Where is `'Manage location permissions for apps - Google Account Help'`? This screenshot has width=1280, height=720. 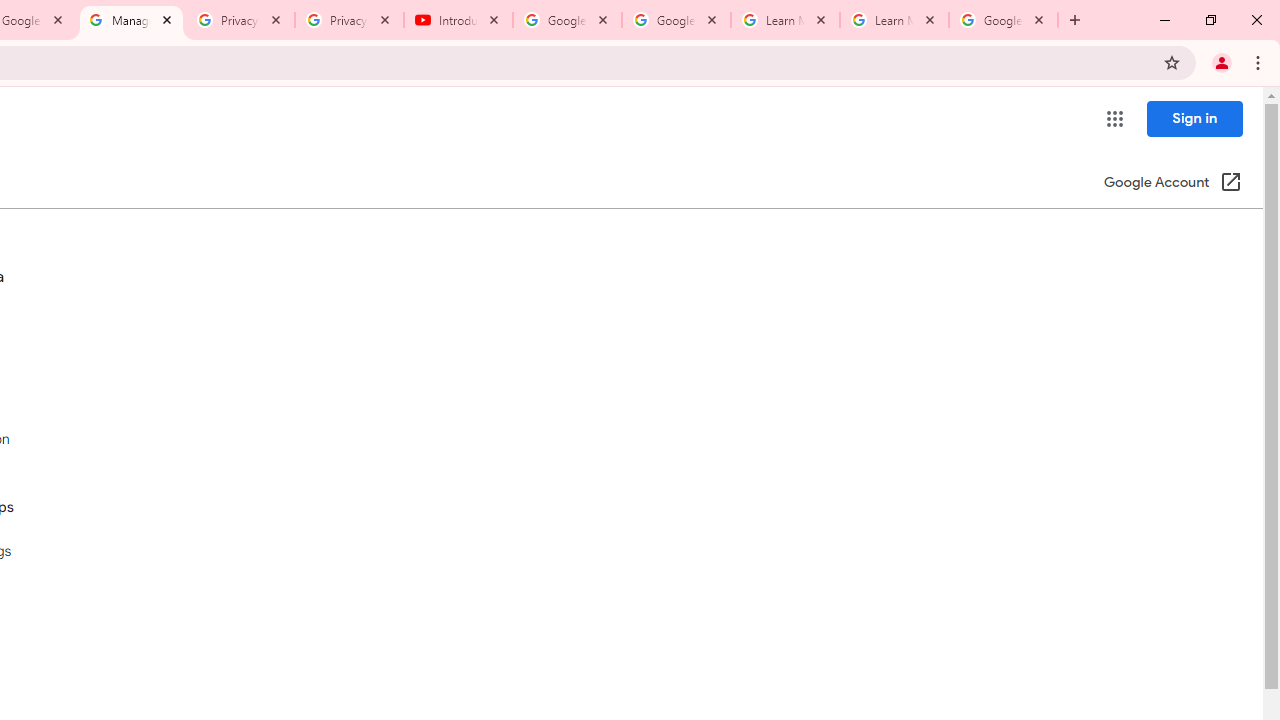
'Manage location permissions for apps - Google Account Help' is located at coordinates (130, 20).